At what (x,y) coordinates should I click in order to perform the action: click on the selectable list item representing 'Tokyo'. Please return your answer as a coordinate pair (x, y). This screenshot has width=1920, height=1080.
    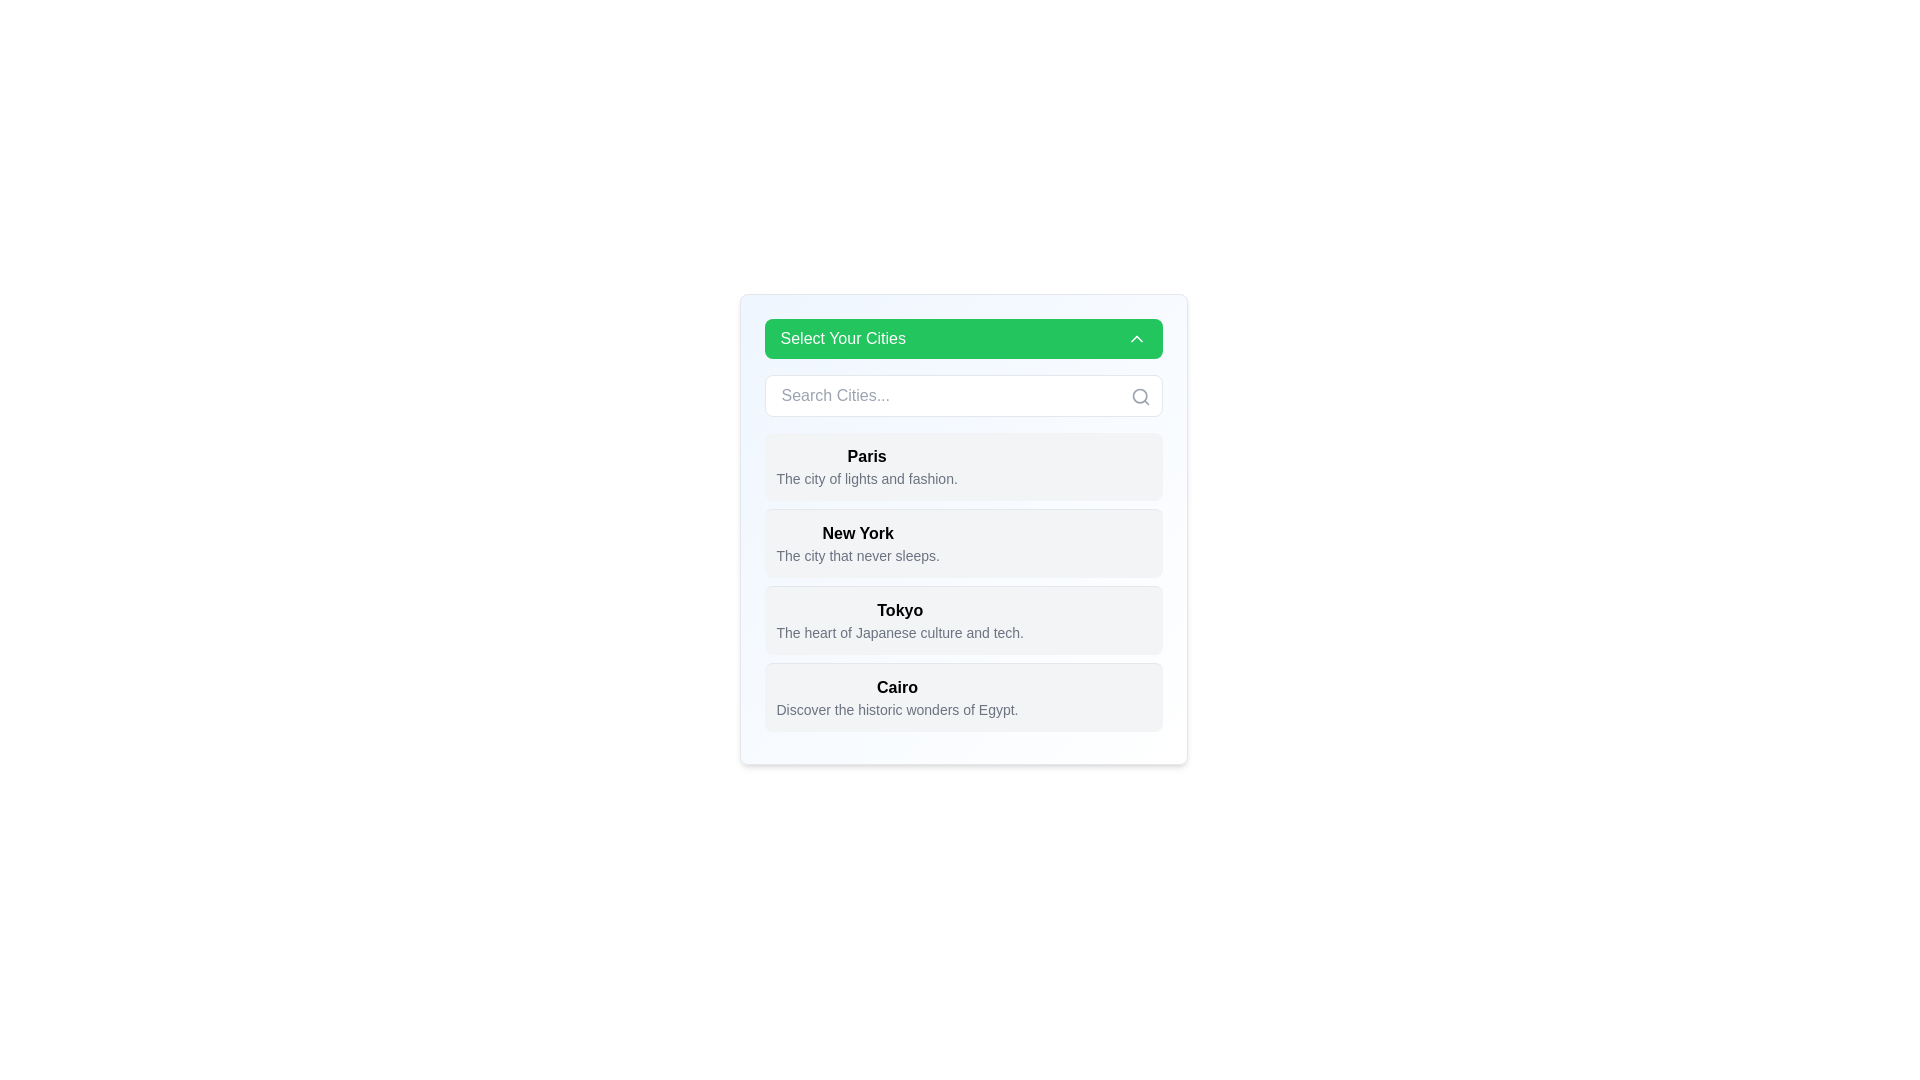
    Looking at the image, I should click on (963, 619).